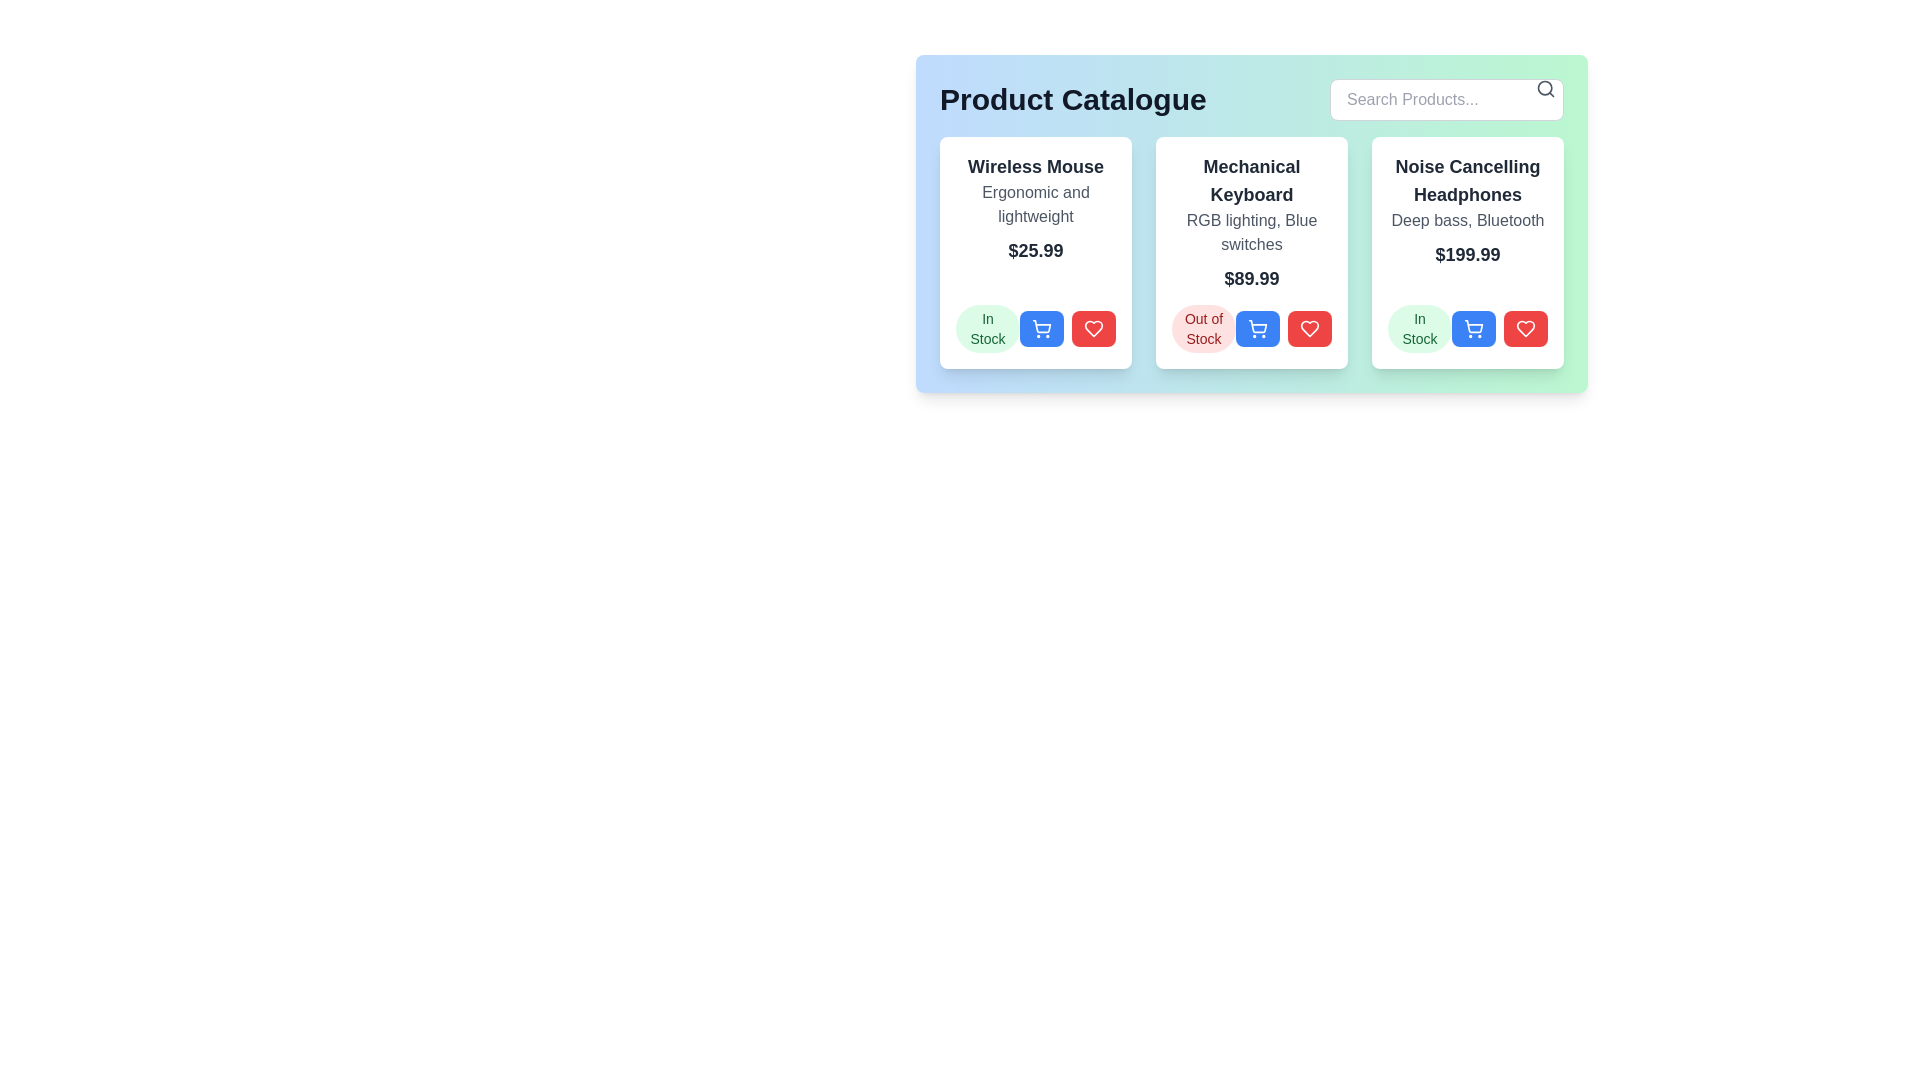  I want to click on the shopping cart button with a blue circular background and a white cart icon, positioned next to a red 'Out of Stock' label and a red heart icon, for keyboard interaction, so click(1251, 327).